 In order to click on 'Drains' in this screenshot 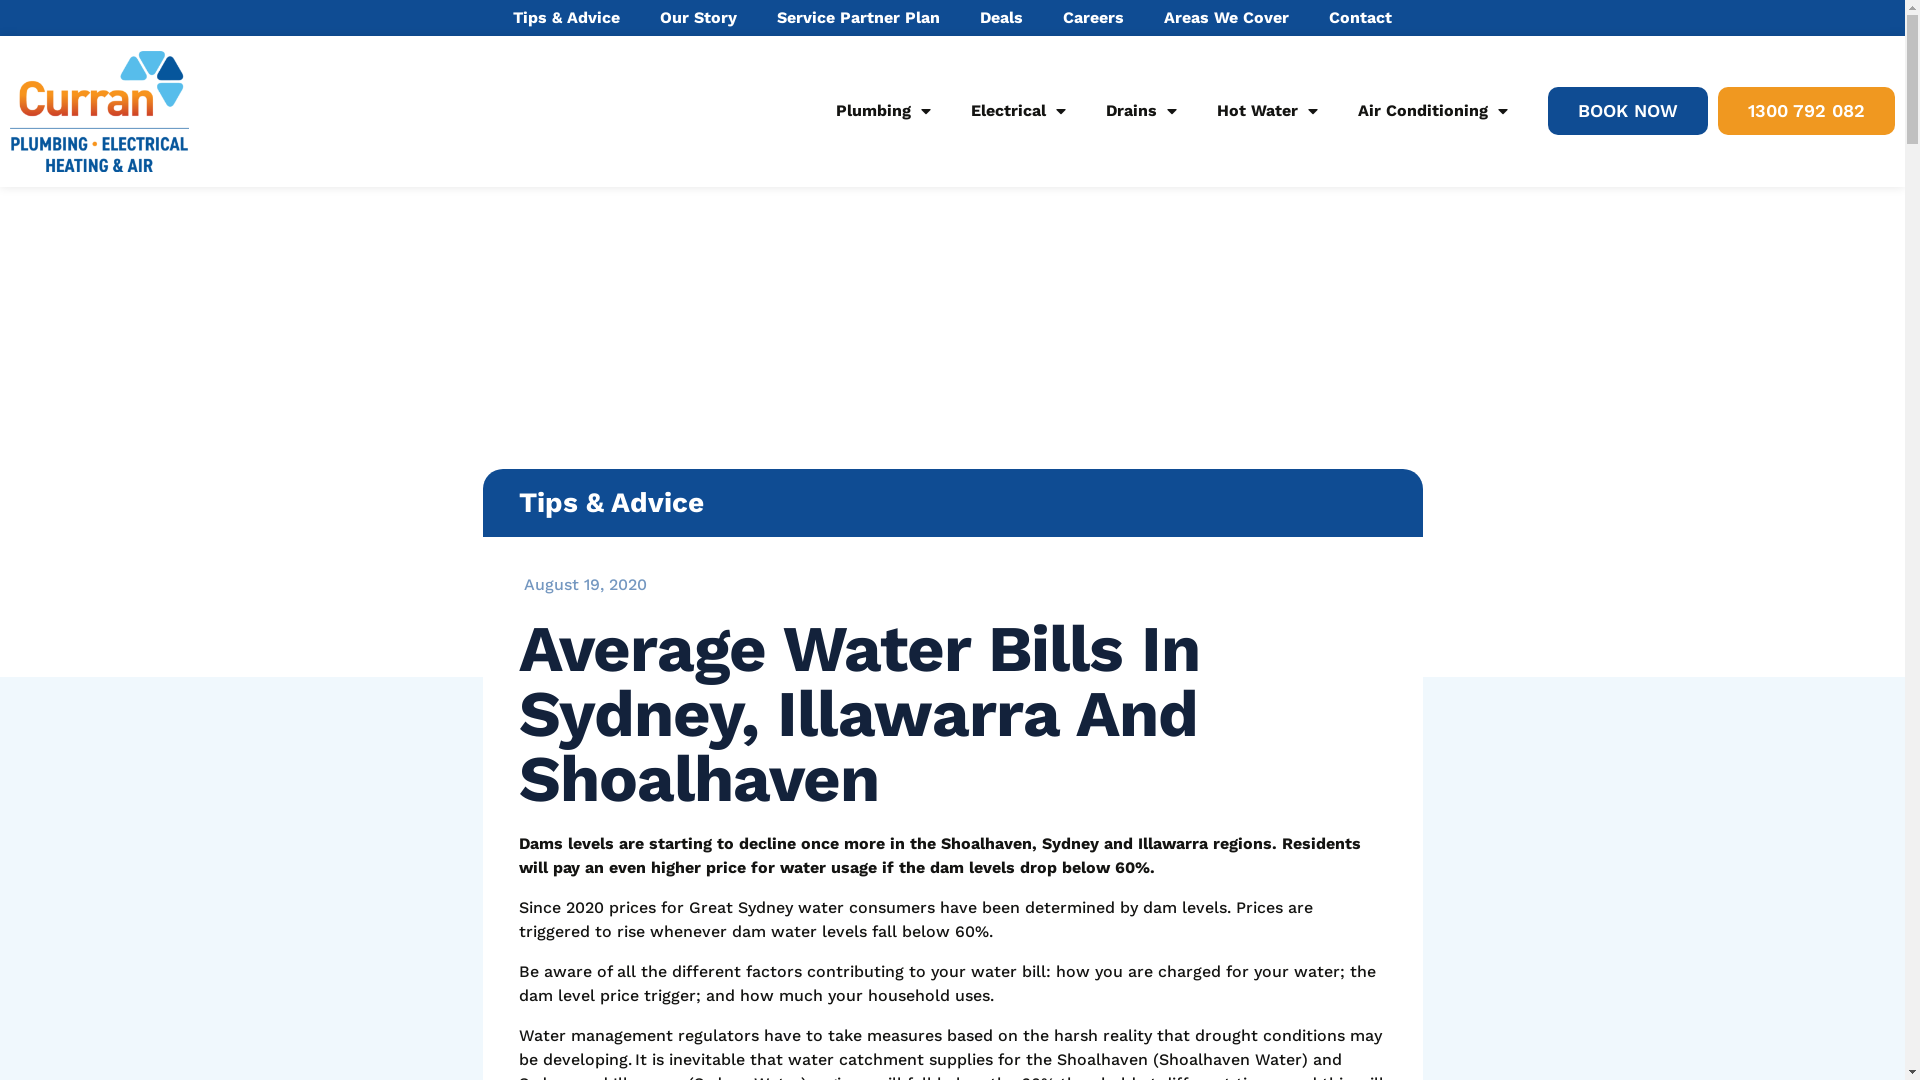, I will do `click(1084, 111)`.